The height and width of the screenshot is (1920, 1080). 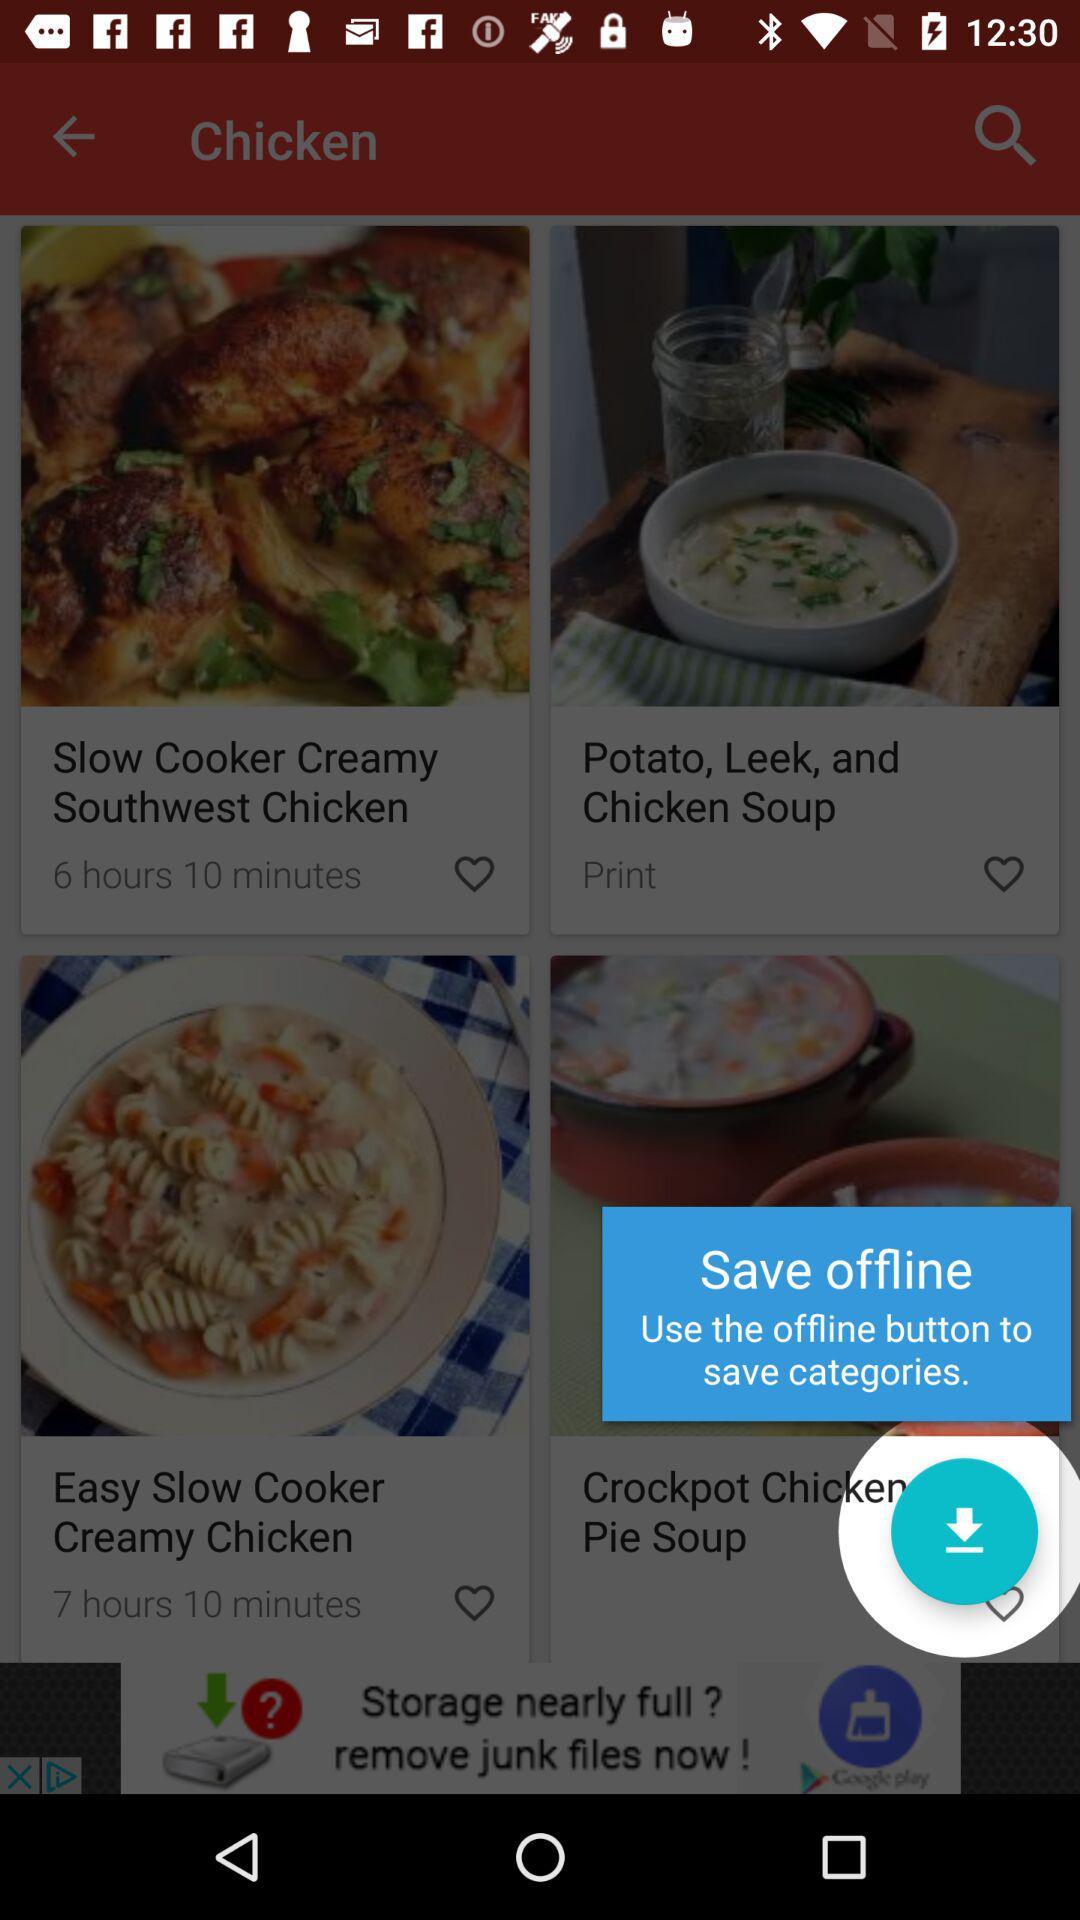 What do you see at coordinates (963, 1530) in the screenshot?
I see `the file_download icon` at bounding box center [963, 1530].